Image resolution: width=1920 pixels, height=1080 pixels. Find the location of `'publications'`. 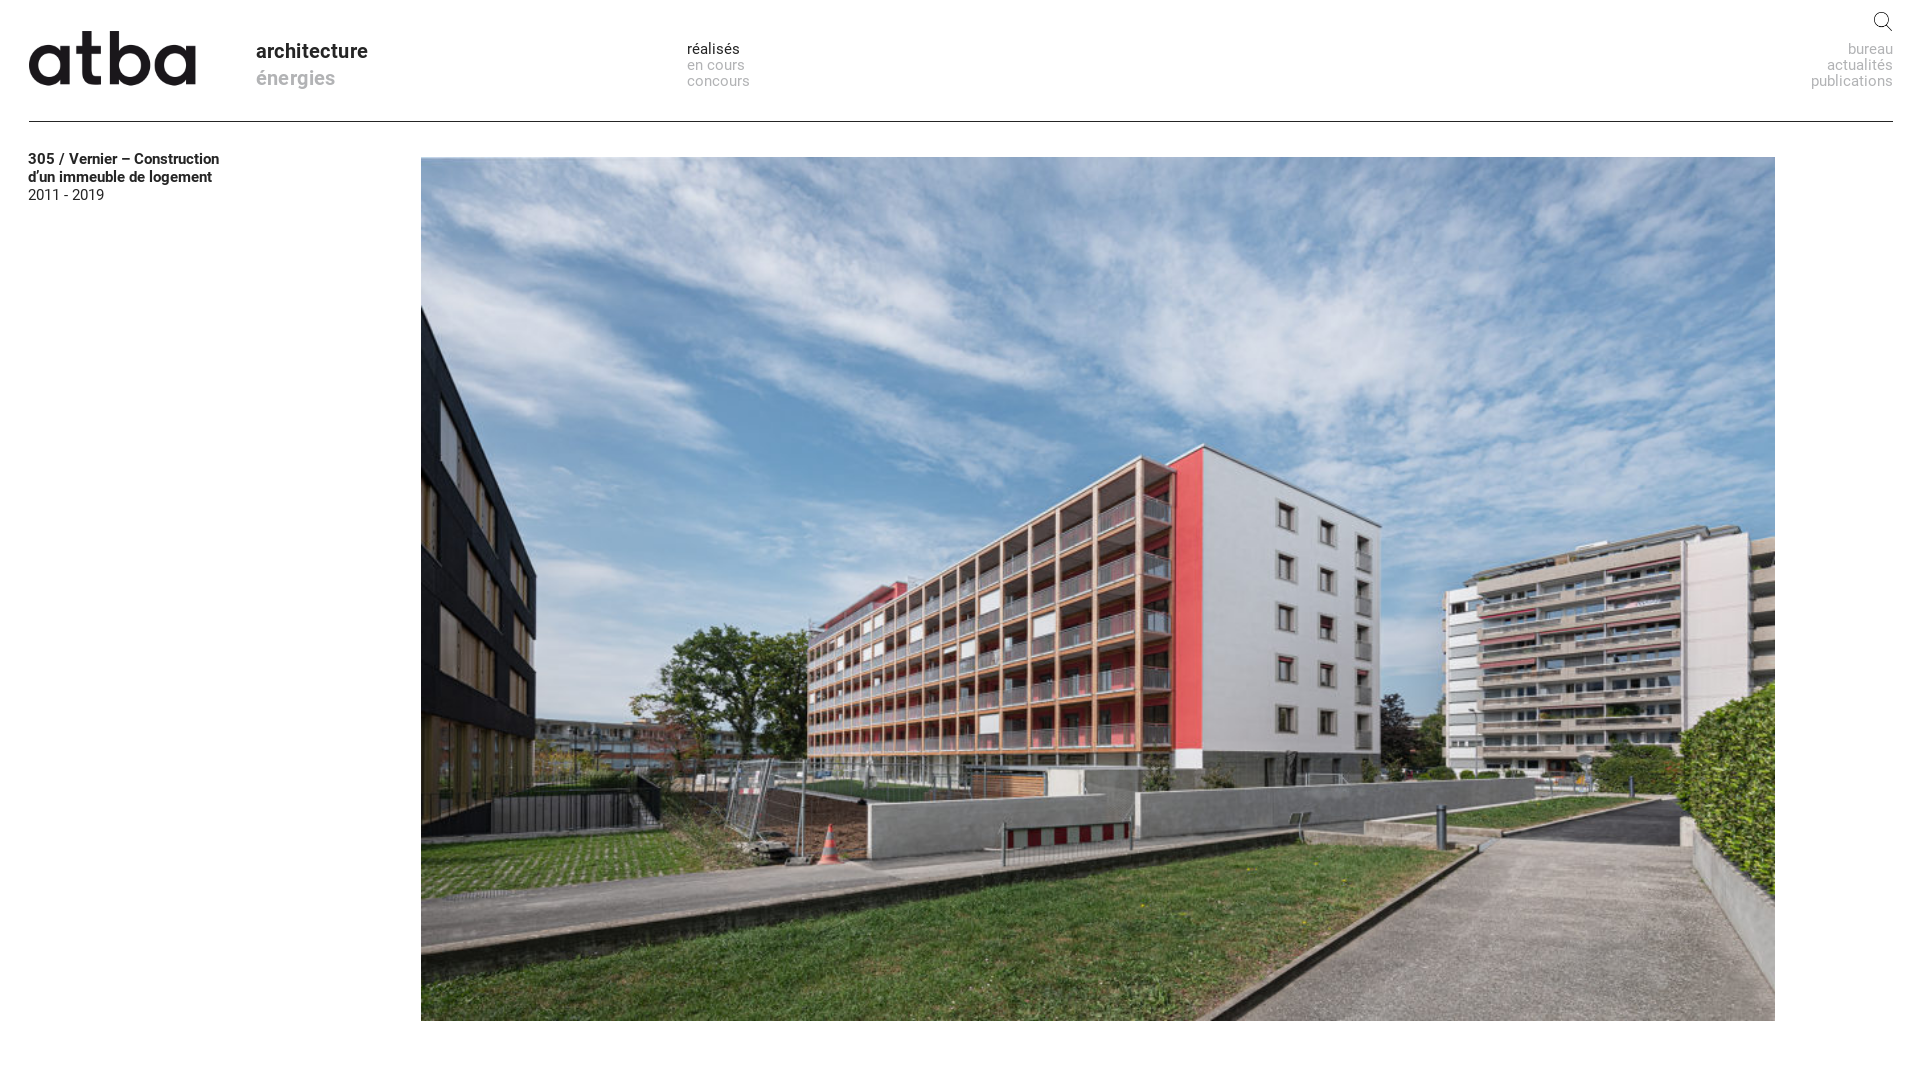

'publications' is located at coordinates (1851, 80).